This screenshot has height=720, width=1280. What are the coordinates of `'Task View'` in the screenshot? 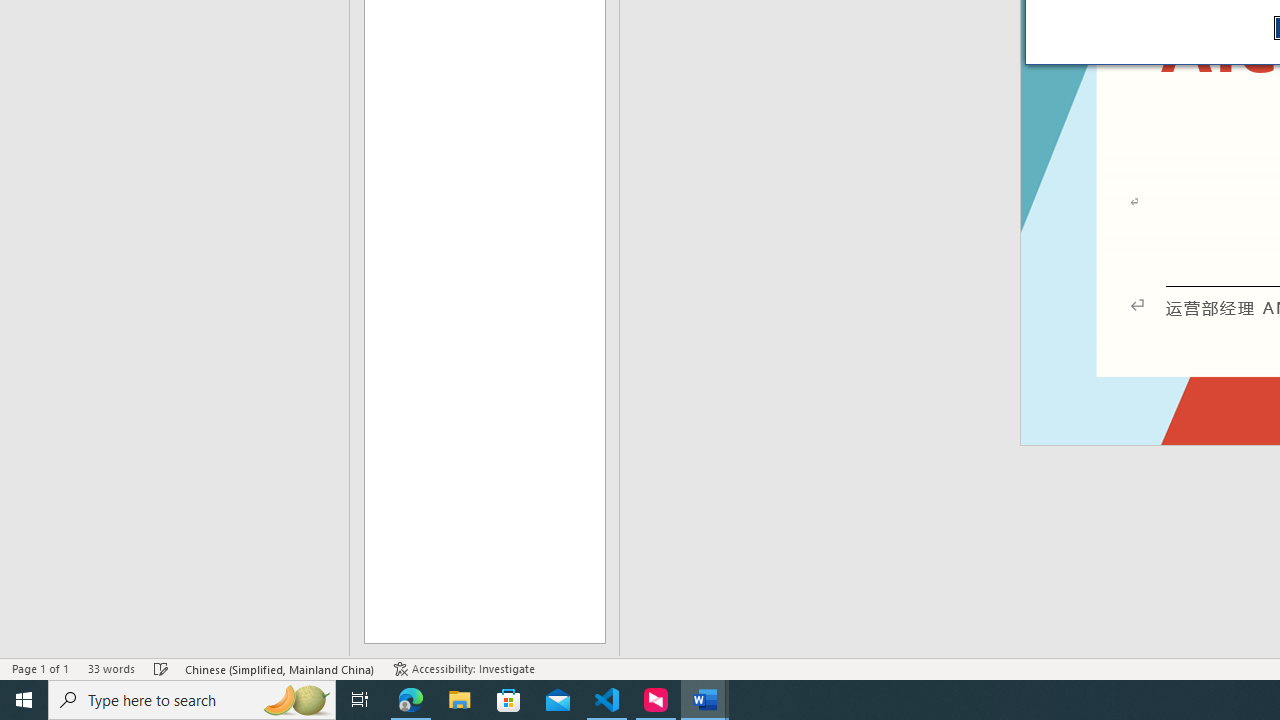 It's located at (359, 698).